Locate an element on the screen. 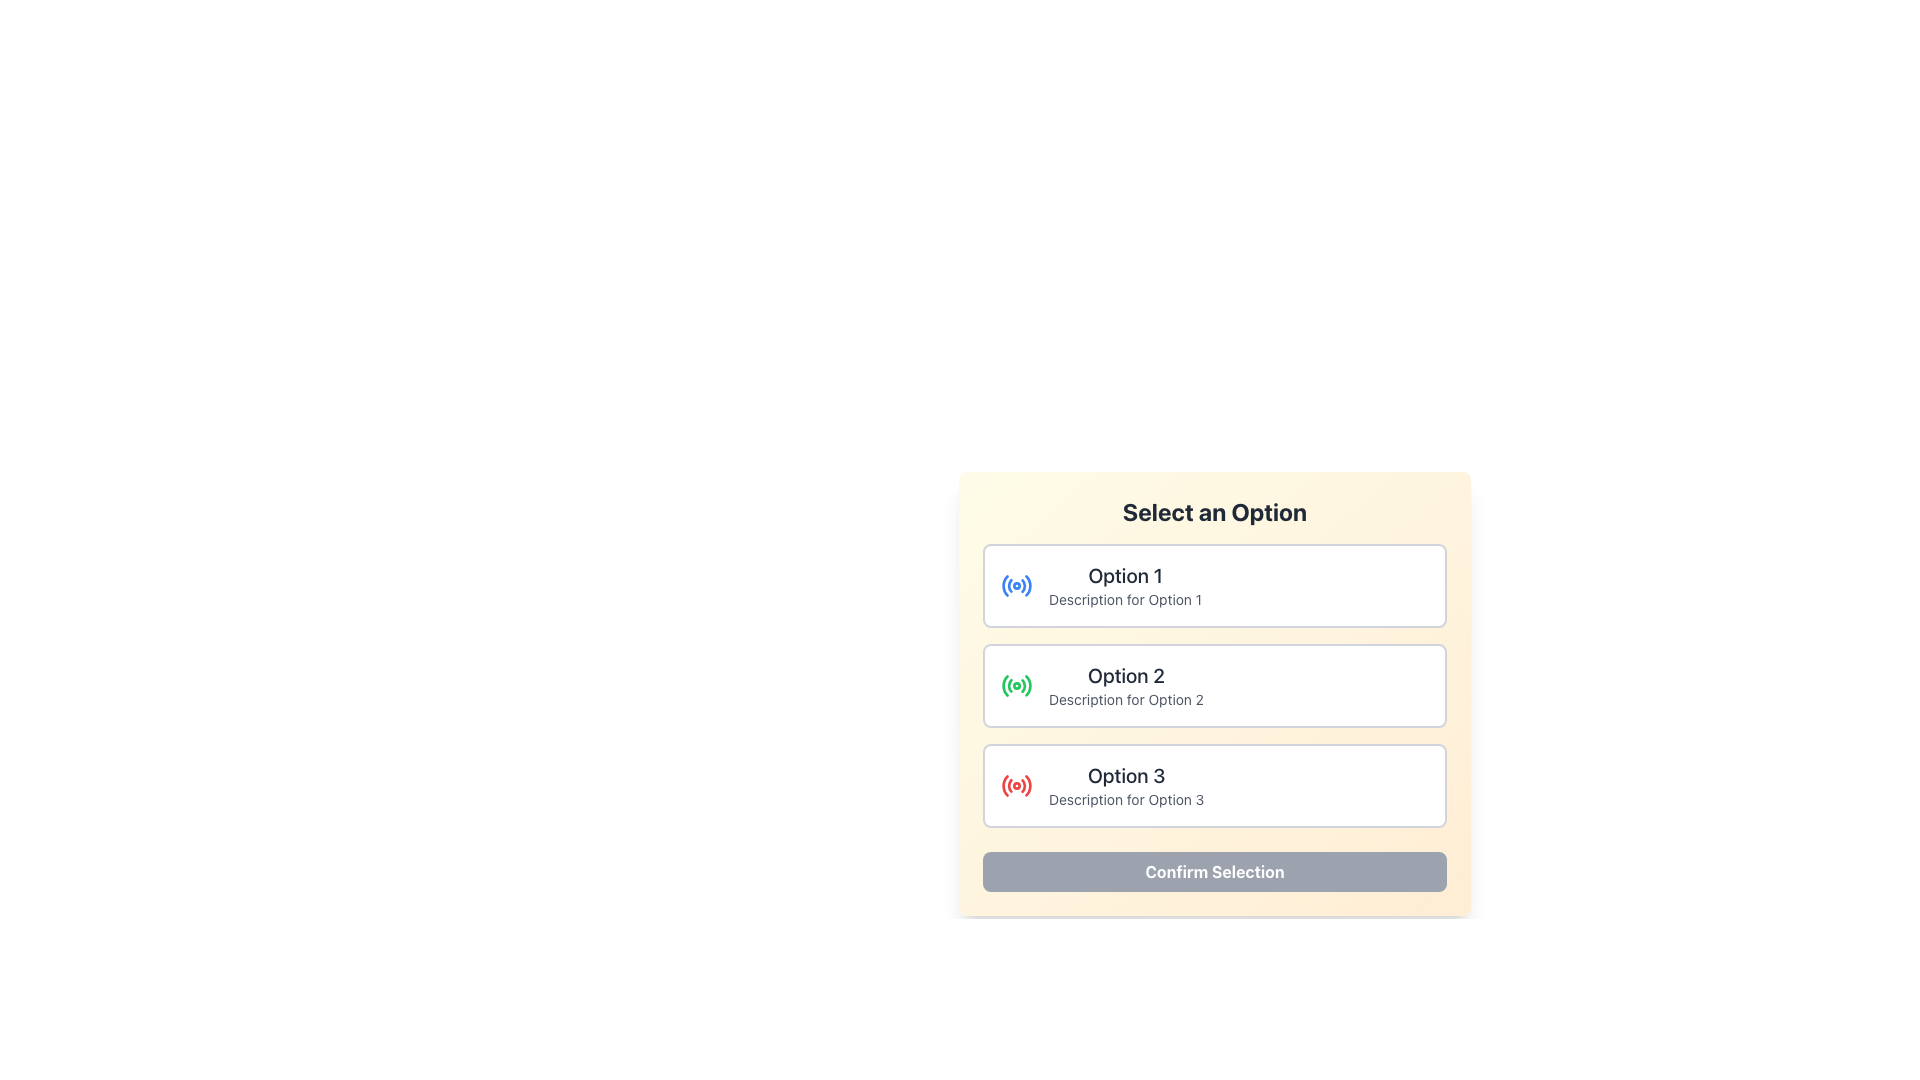 This screenshot has height=1080, width=1920. the fifth SVG icon element that depicts a circular radio-like shape, which is part of the second option's row in the interface, centered to the left of 'Option 2' is located at coordinates (1028, 684).